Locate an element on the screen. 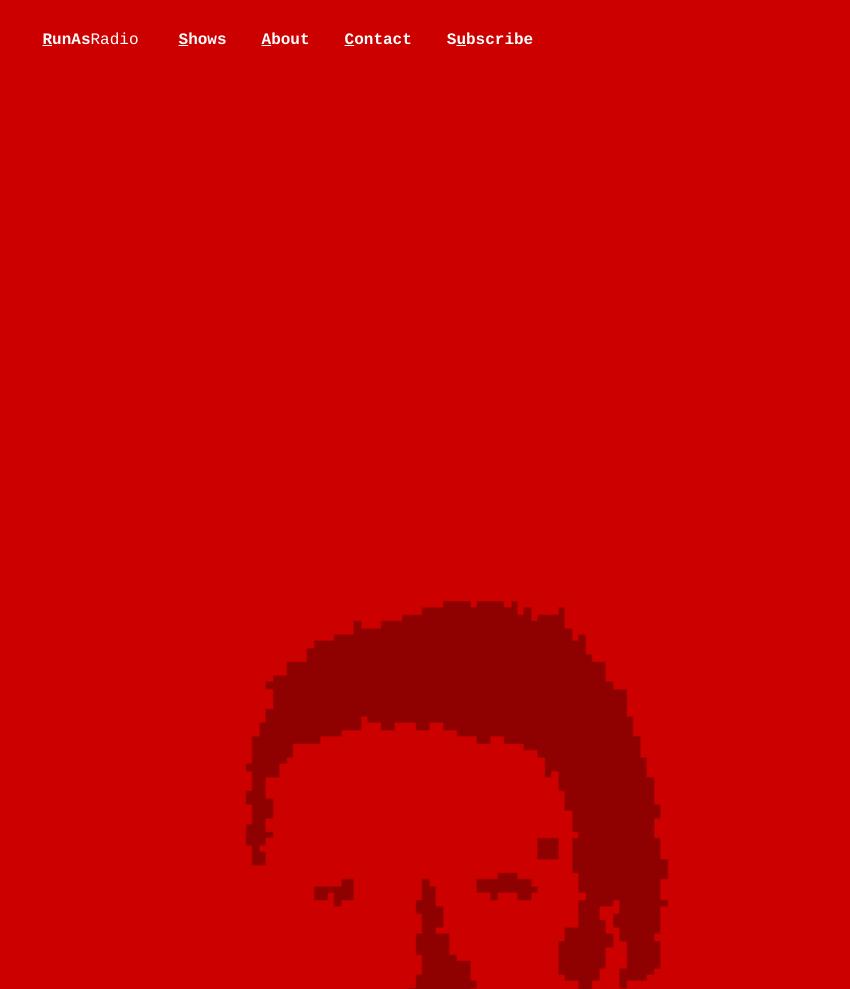  'hows' is located at coordinates (187, 38).